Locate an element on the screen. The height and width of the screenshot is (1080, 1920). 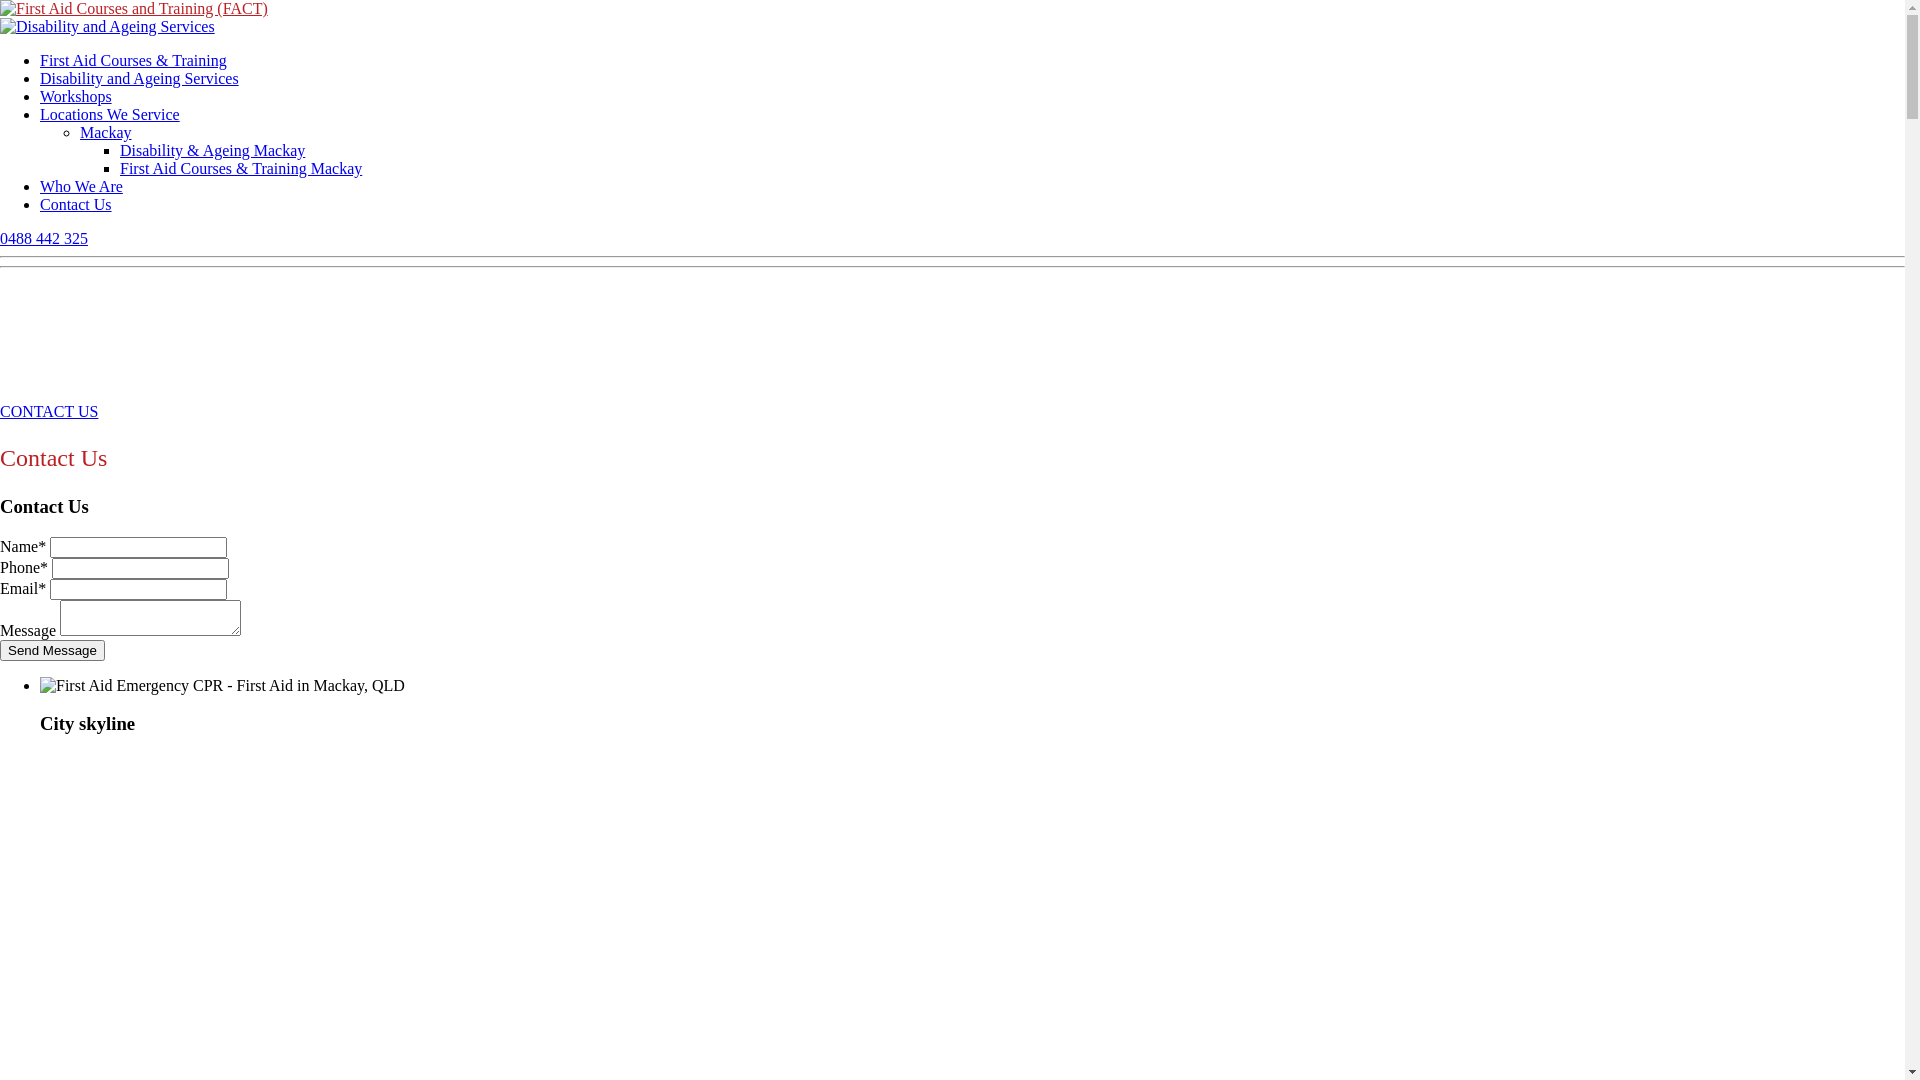
'Disability and Ageing Services' is located at coordinates (138, 77).